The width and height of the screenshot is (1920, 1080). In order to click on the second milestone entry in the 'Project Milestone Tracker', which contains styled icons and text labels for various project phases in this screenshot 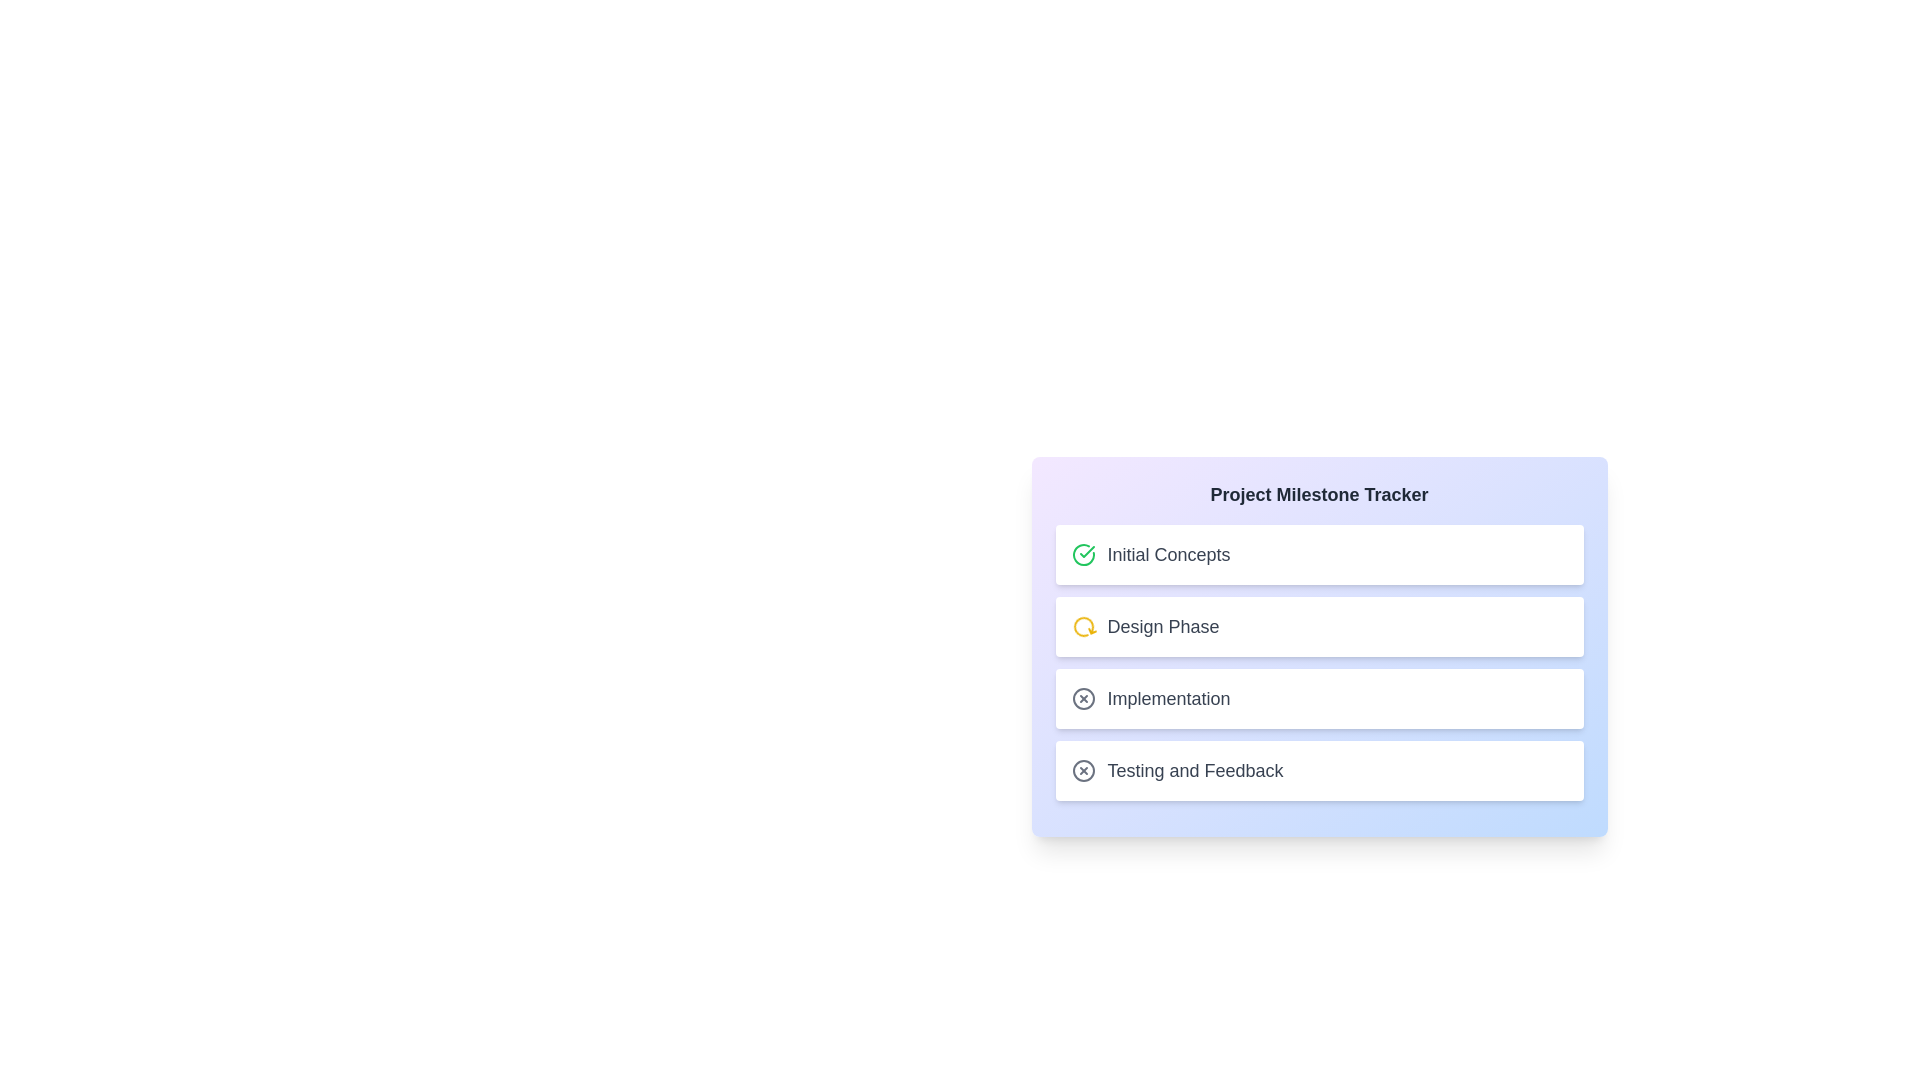, I will do `click(1319, 663)`.